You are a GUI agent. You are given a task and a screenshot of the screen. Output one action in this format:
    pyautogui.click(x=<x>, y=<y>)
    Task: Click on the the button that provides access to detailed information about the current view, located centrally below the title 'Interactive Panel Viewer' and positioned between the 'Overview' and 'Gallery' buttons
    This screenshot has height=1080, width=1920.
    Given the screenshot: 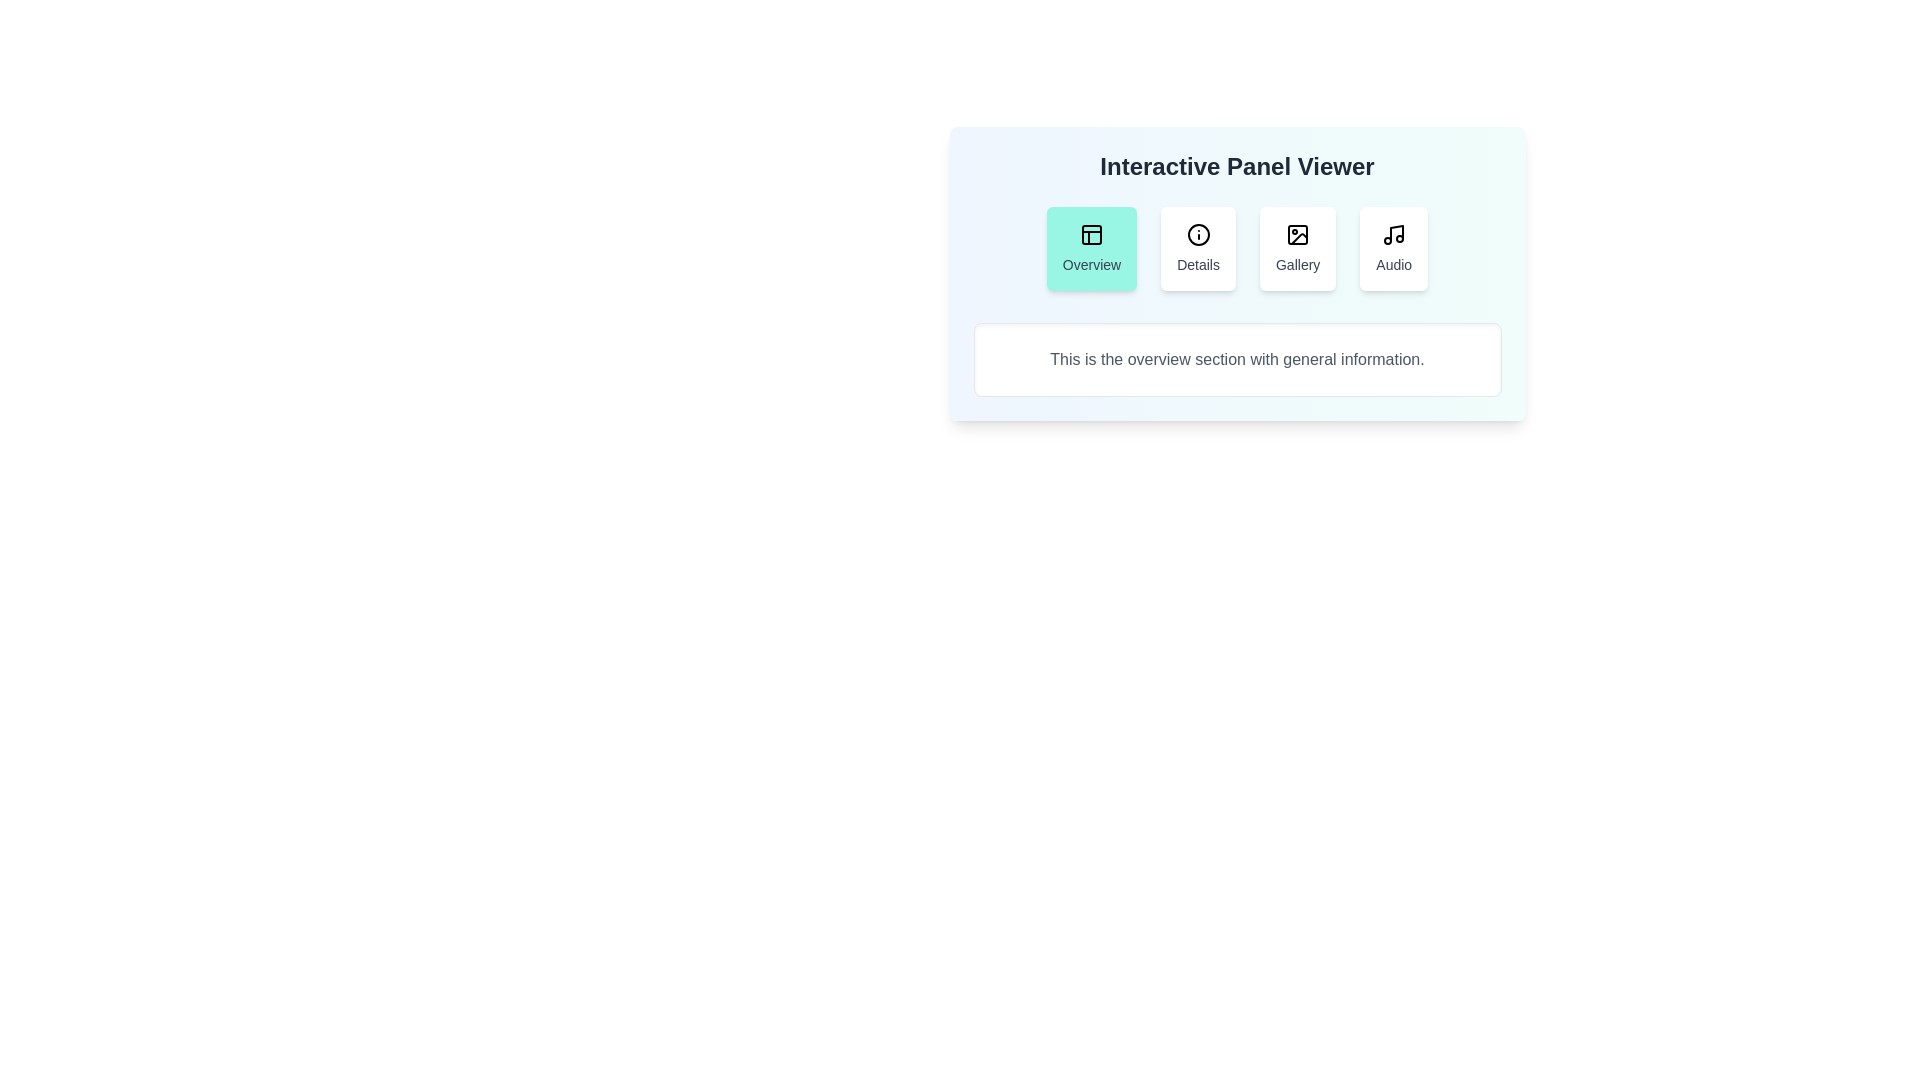 What is the action you would take?
    pyautogui.click(x=1198, y=248)
    